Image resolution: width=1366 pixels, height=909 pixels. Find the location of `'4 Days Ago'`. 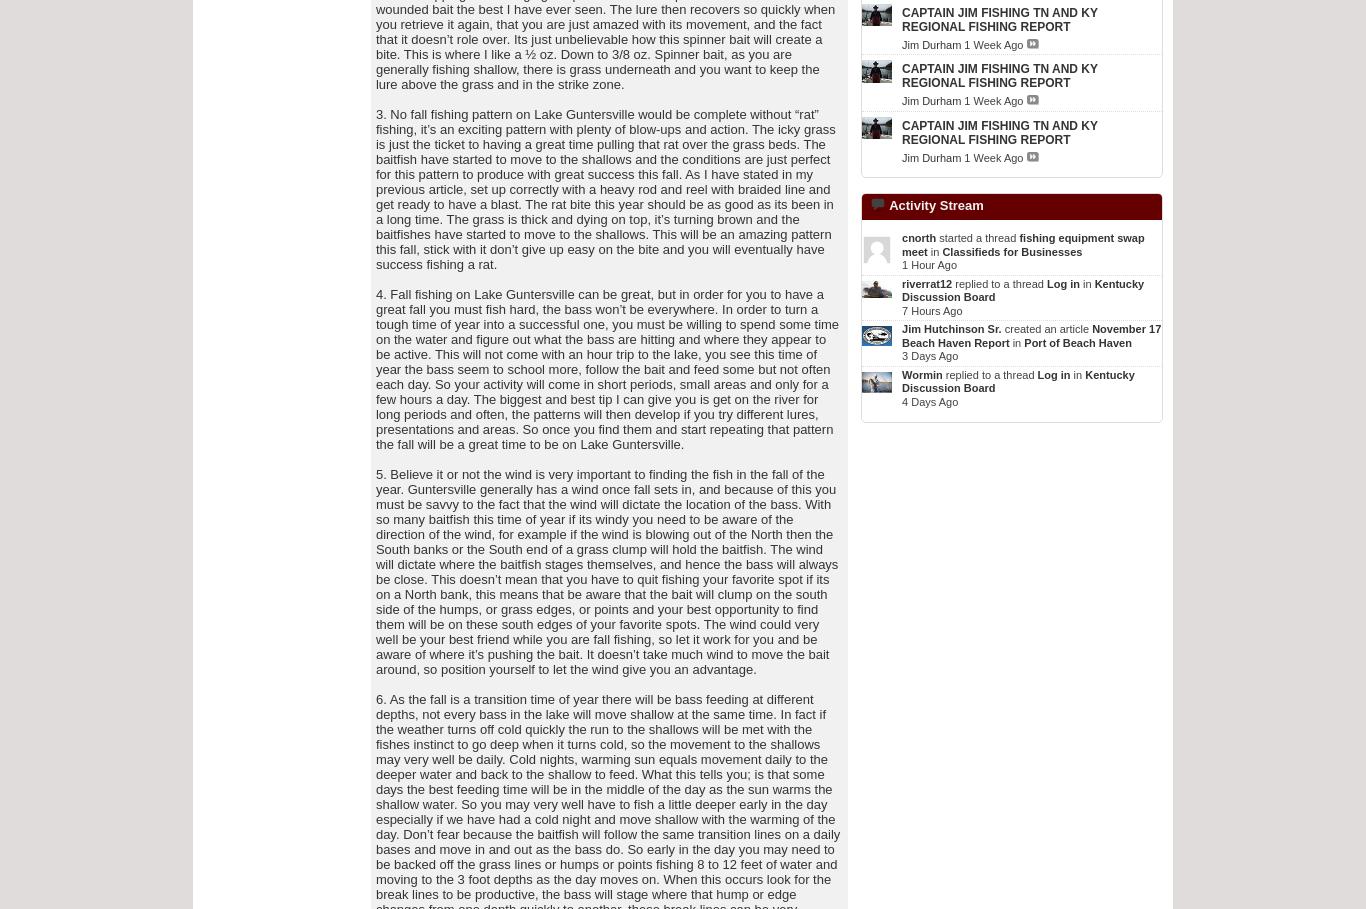

'4 Days Ago' is located at coordinates (929, 400).